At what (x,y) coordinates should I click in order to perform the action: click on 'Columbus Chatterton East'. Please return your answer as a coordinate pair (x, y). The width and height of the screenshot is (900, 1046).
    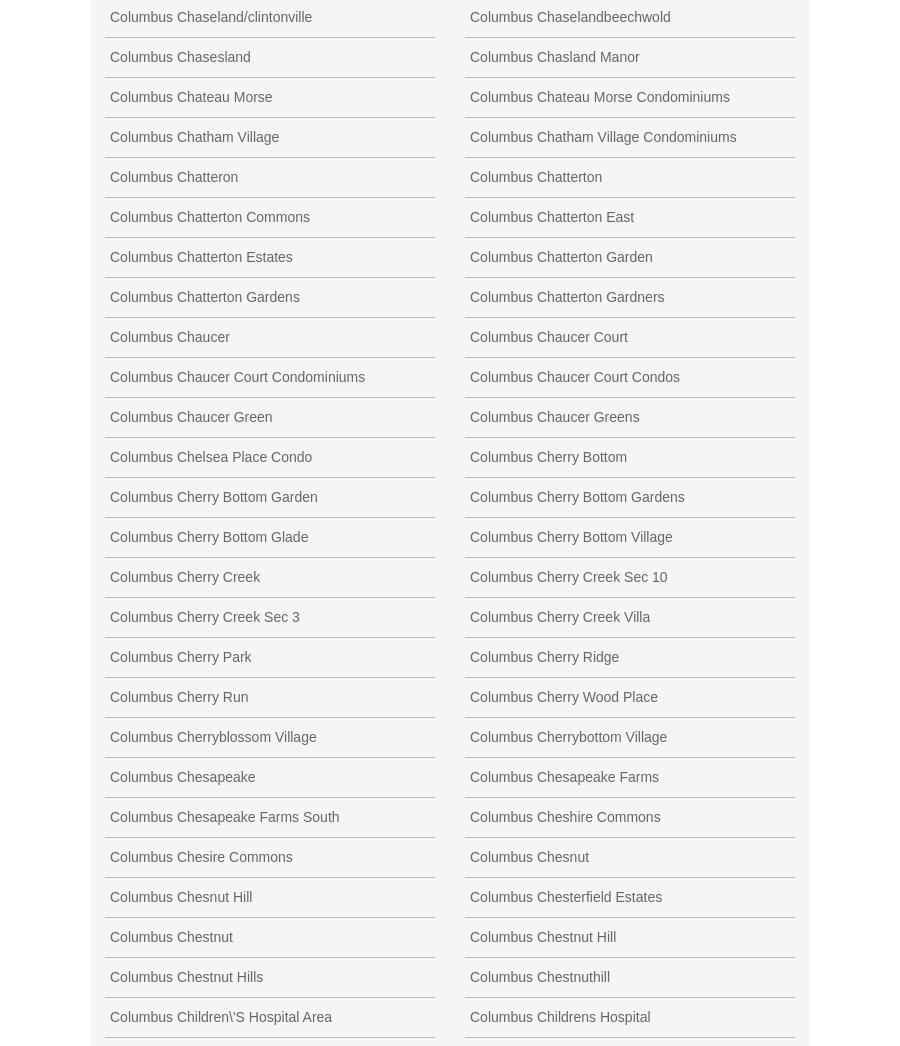
    Looking at the image, I should click on (468, 214).